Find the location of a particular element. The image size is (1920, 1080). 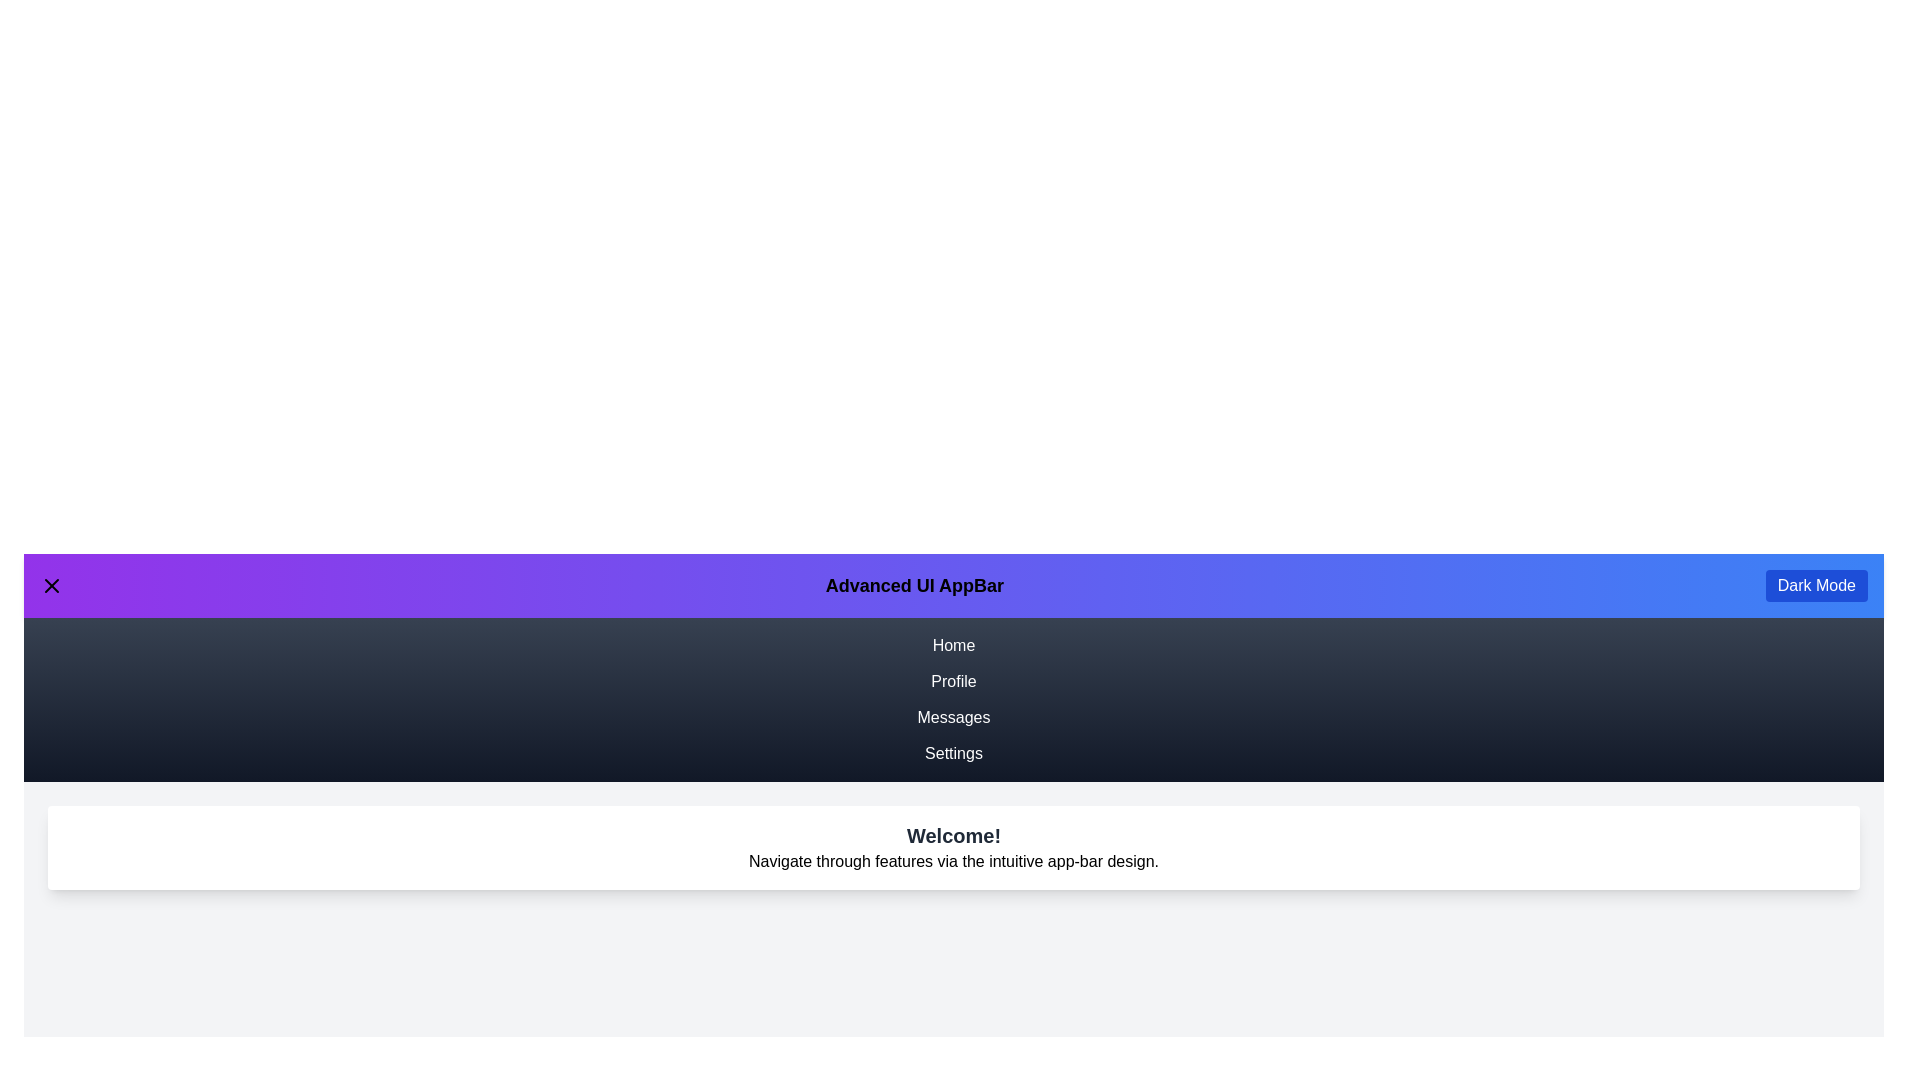

the navigation link Messages is located at coordinates (953, 716).